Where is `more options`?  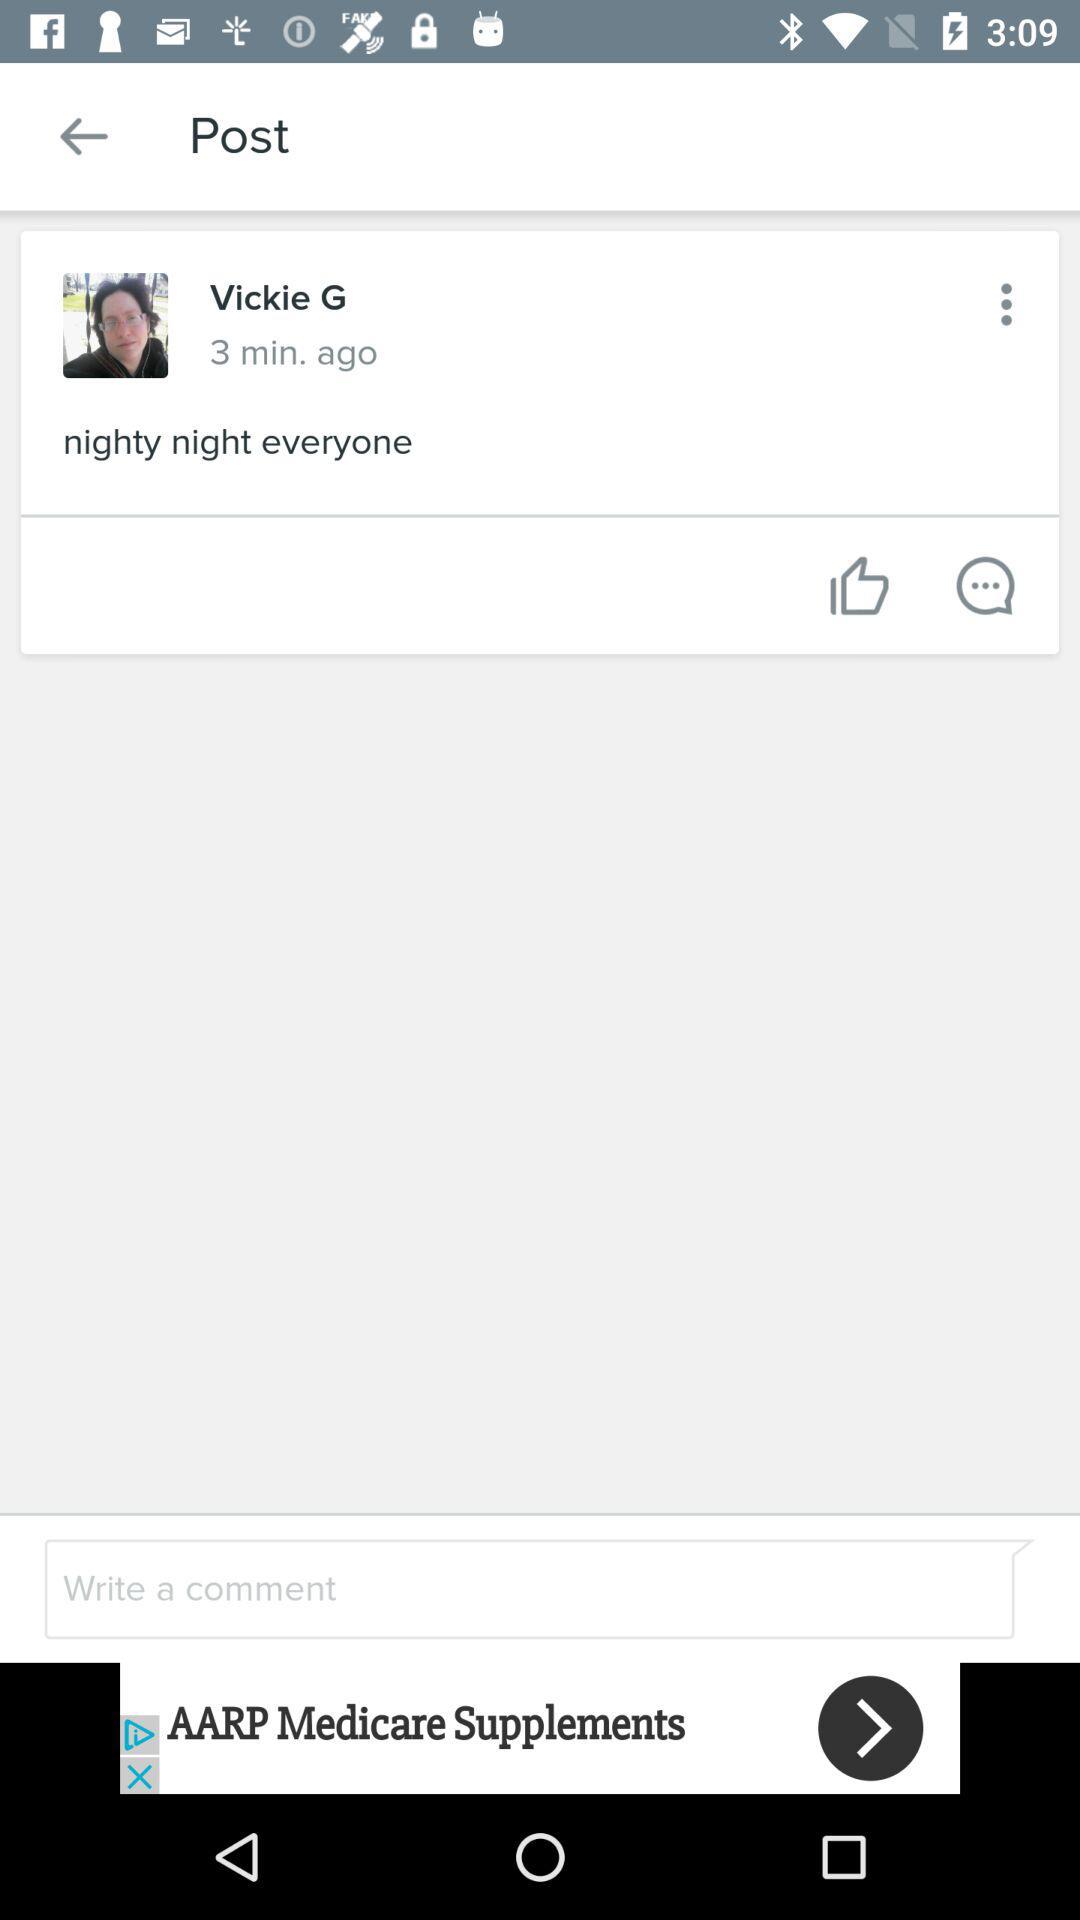
more options is located at coordinates (1006, 303).